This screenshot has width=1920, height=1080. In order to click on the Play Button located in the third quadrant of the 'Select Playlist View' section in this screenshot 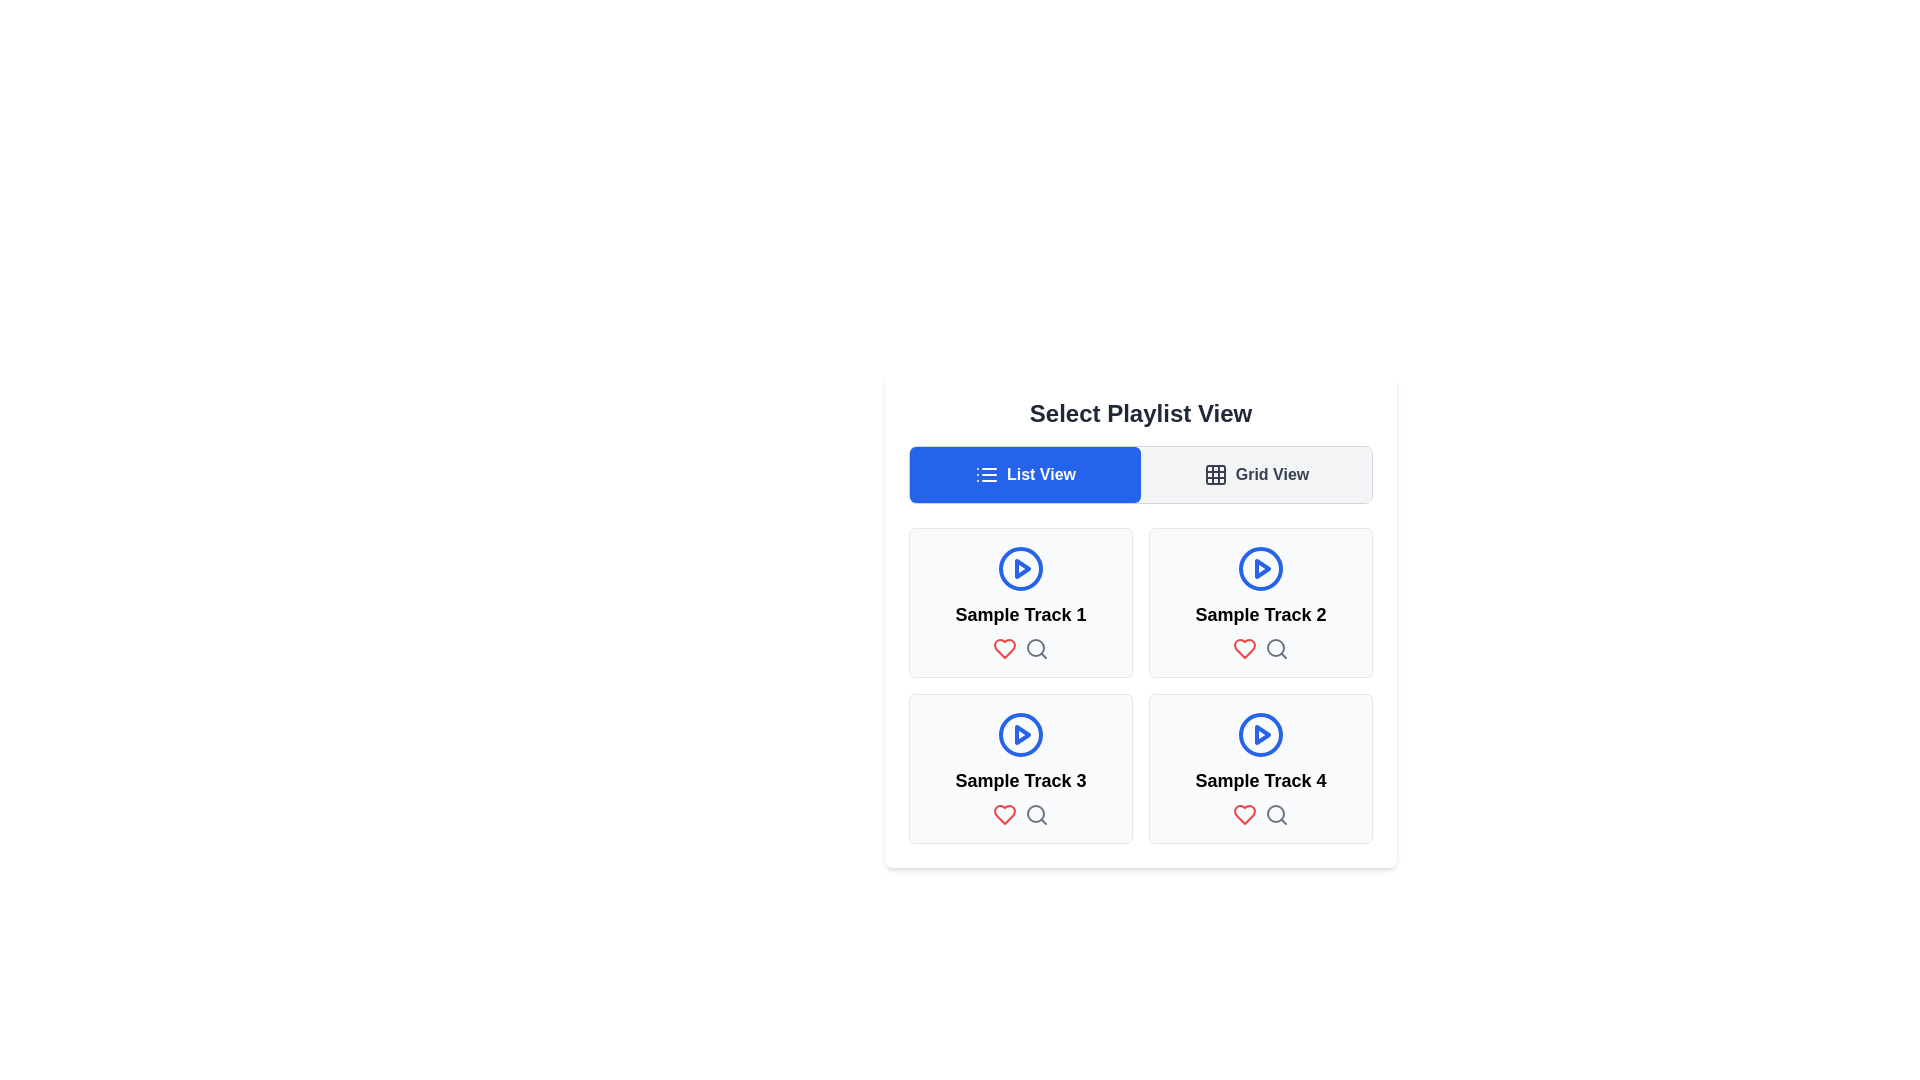, I will do `click(1022, 735)`.